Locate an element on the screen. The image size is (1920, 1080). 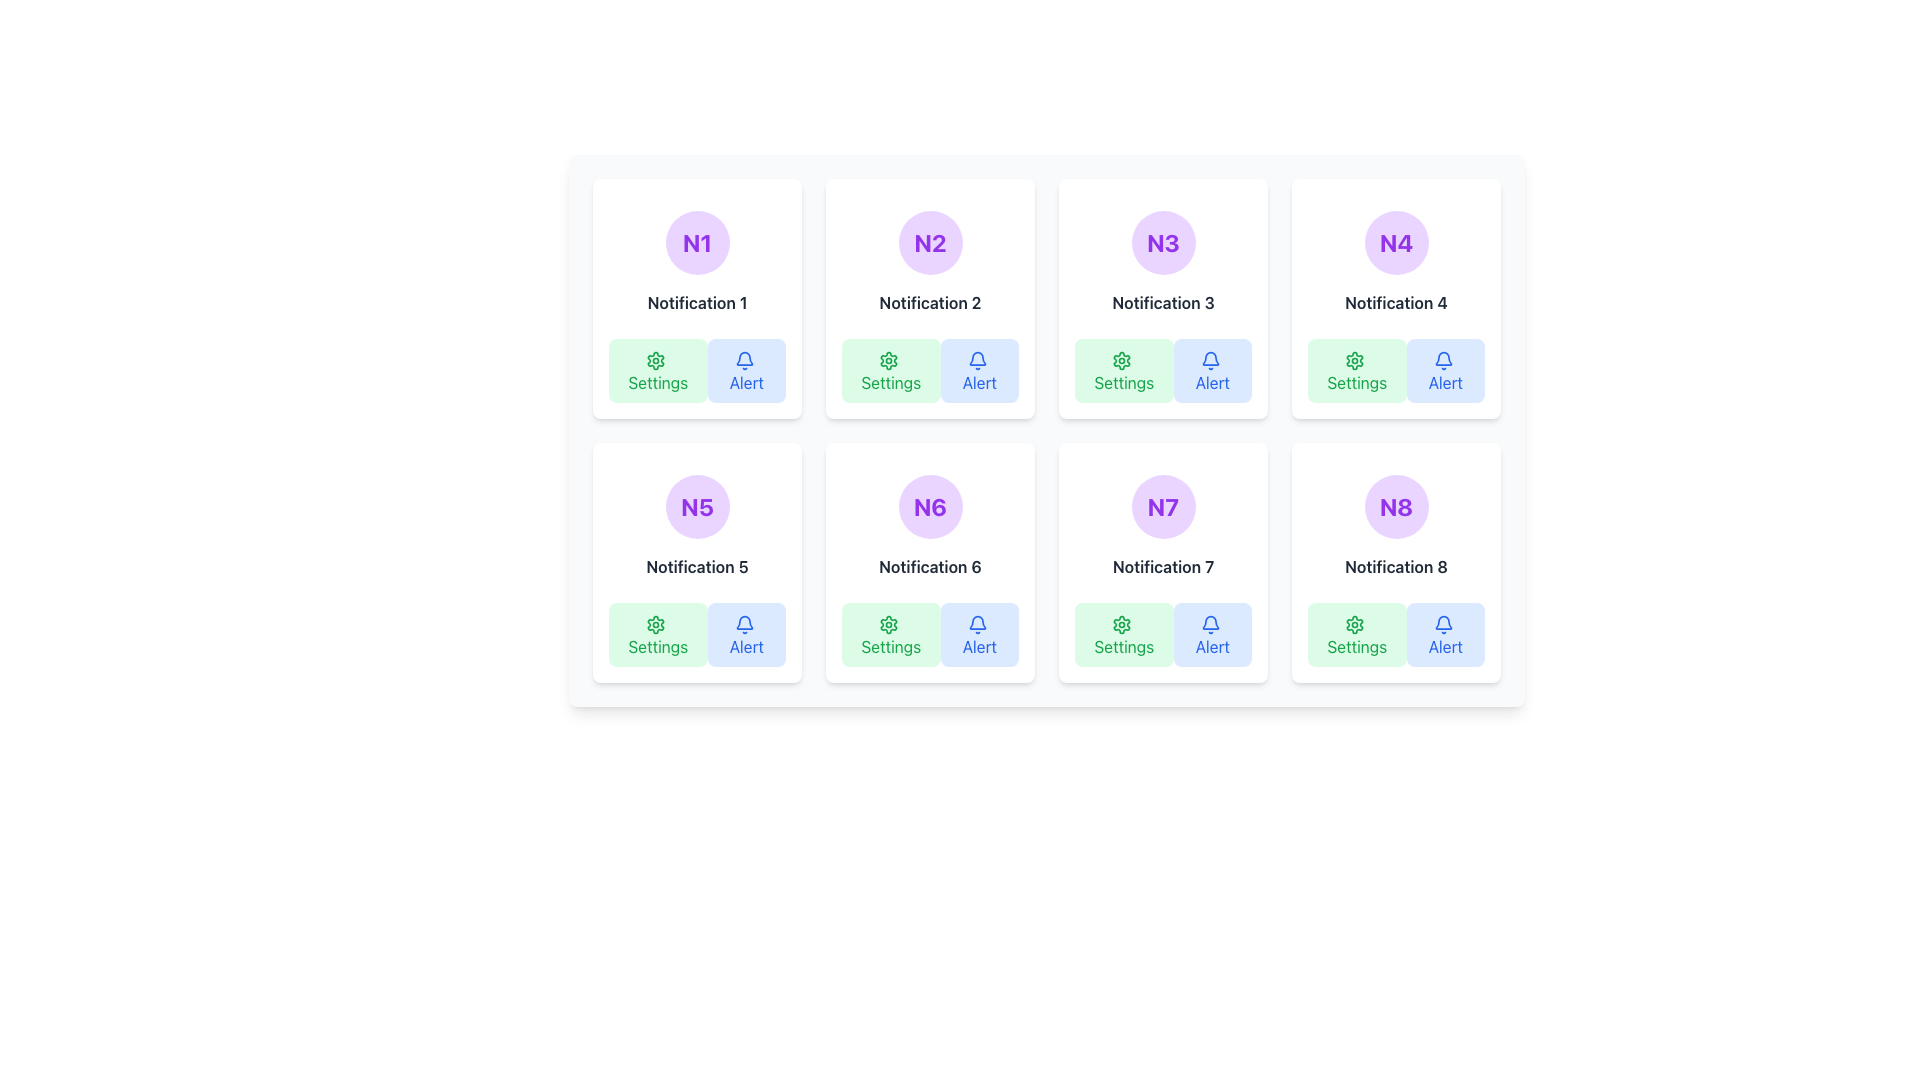
the bell icon located within the 'Alert' button in the bottom-right section of the grid inside the 'Notification 8' card is located at coordinates (1443, 623).